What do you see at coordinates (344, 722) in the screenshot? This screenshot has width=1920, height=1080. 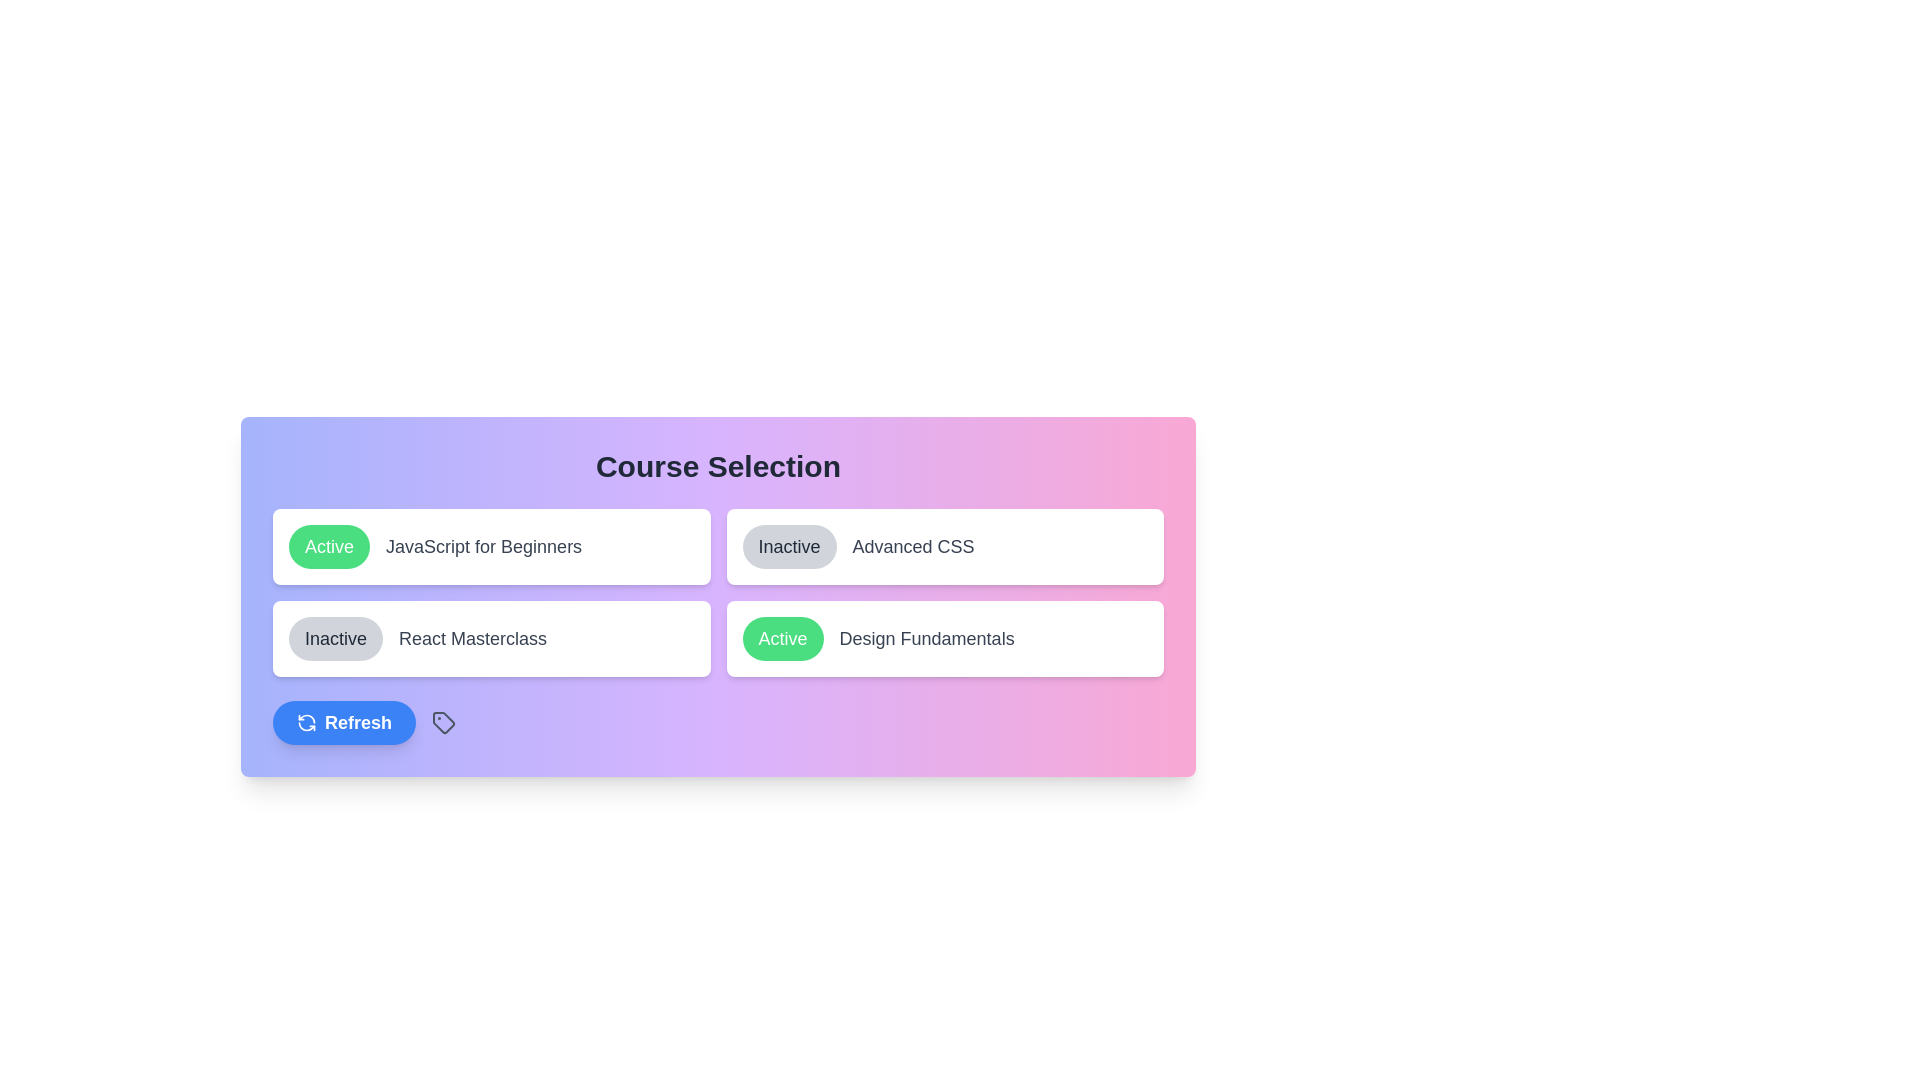 I see `the refresh button located in the bottom-left section of the main interface to observe its hover state effect` at bounding box center [344, 722].